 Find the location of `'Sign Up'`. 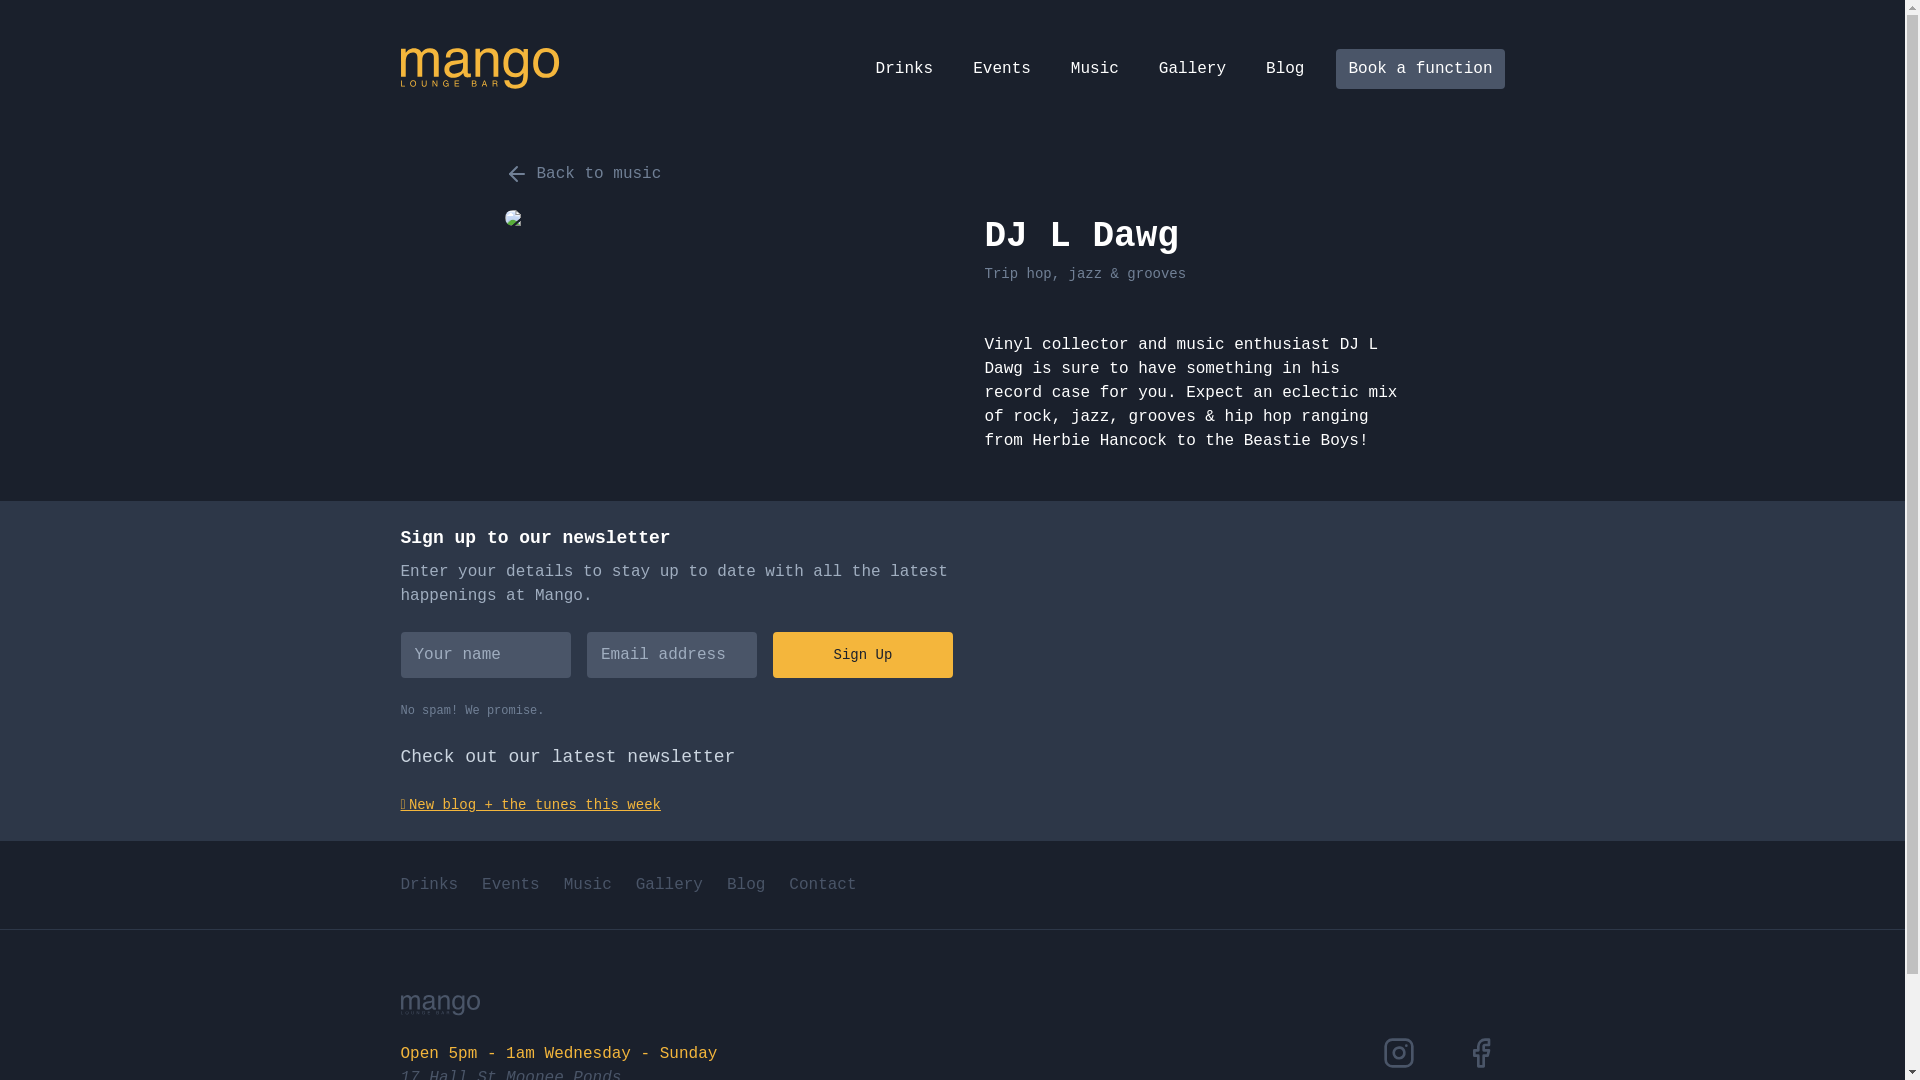

'Sign Up' is located at coordinates (771, 655).